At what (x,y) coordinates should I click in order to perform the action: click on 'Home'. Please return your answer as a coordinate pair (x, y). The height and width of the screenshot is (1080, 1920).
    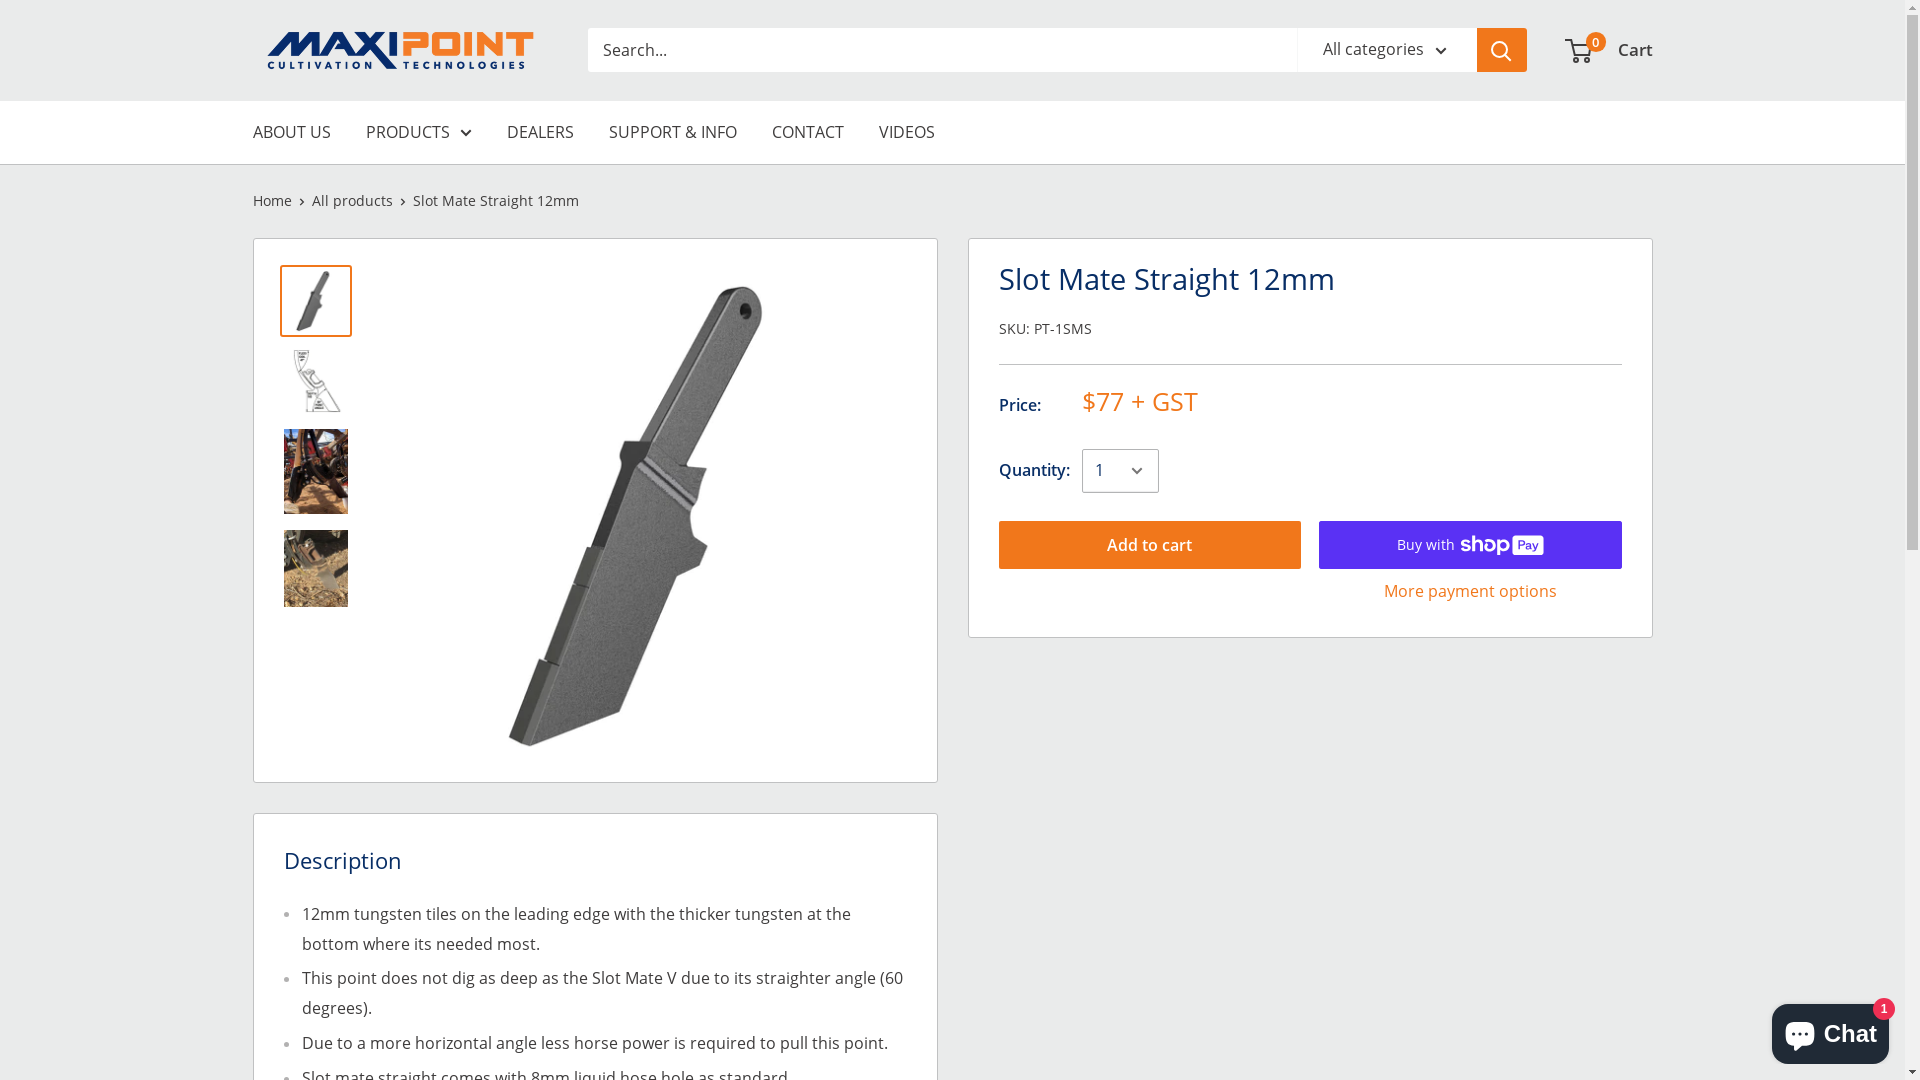
    Looking at the image, I should click on (270, 200).